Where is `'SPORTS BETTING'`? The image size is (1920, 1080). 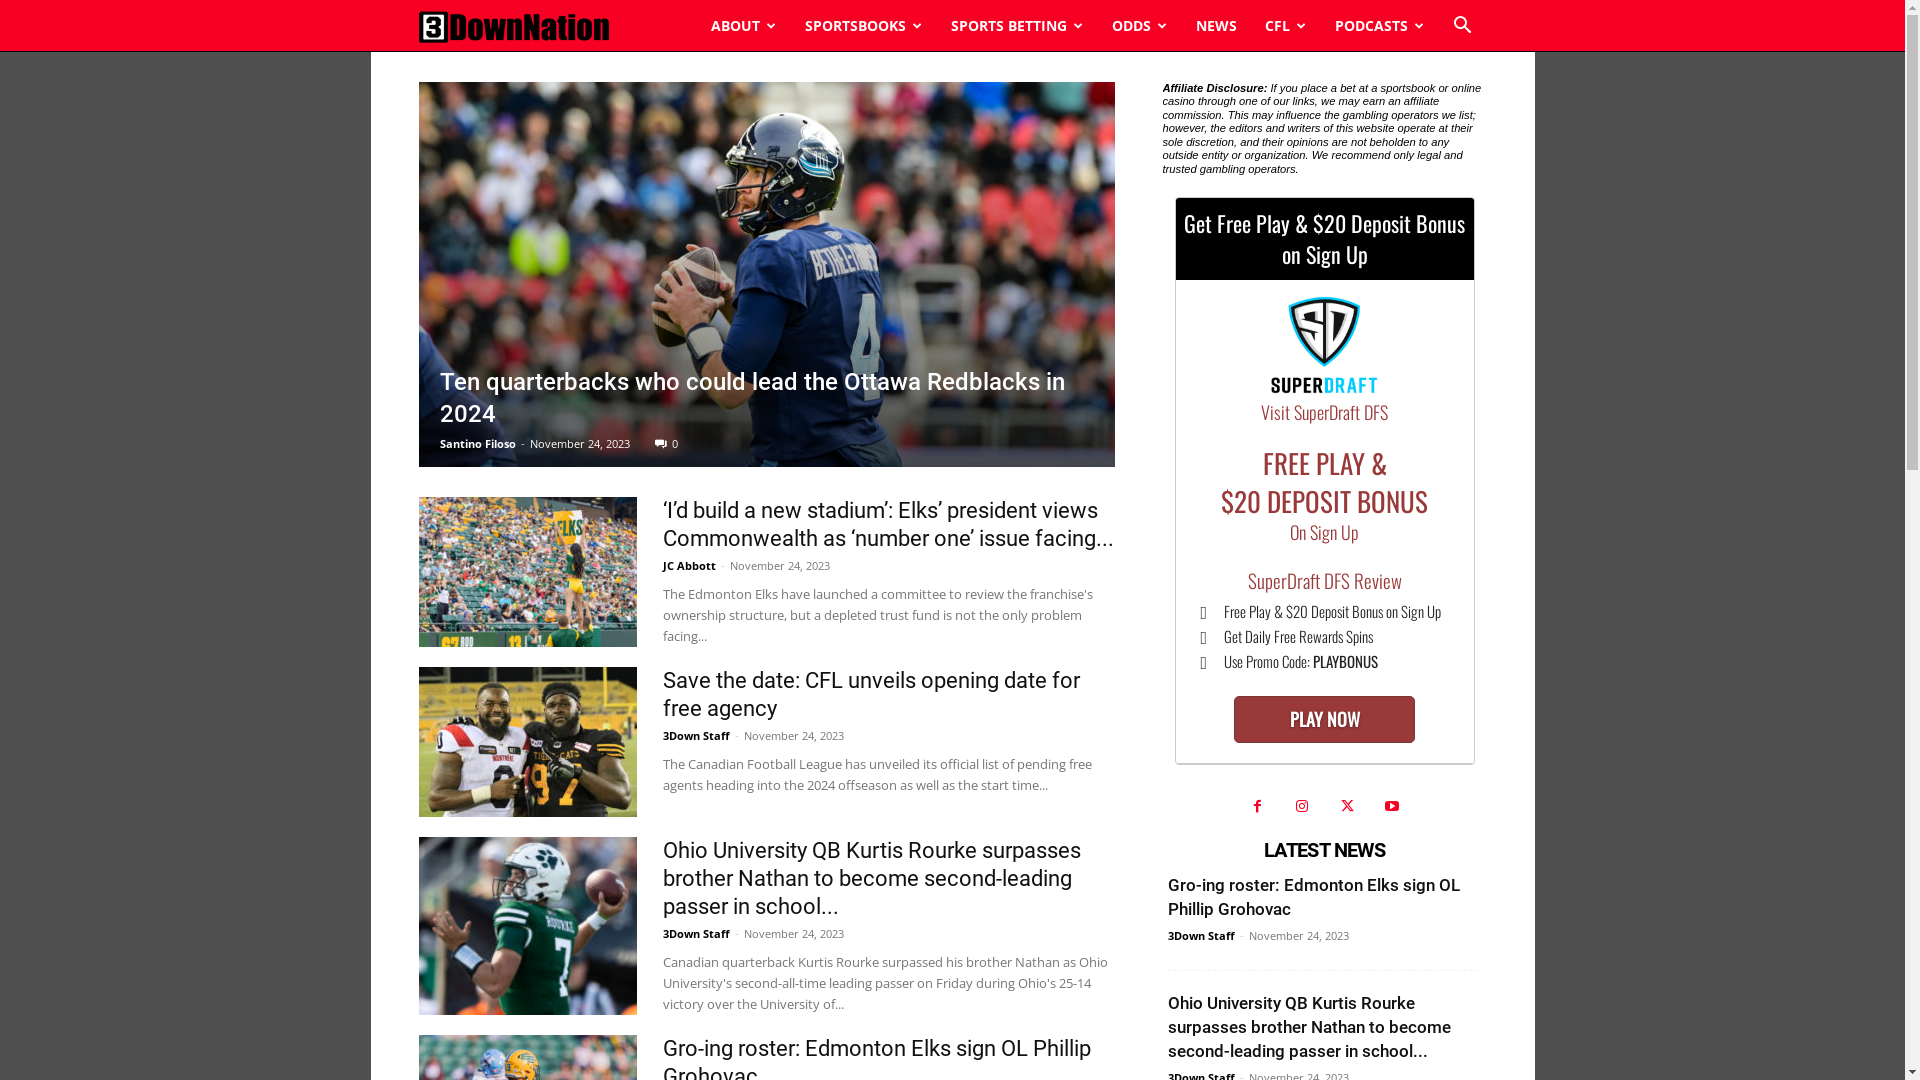 'SPORTS BETTING' is located at coordinates (1016, 26).